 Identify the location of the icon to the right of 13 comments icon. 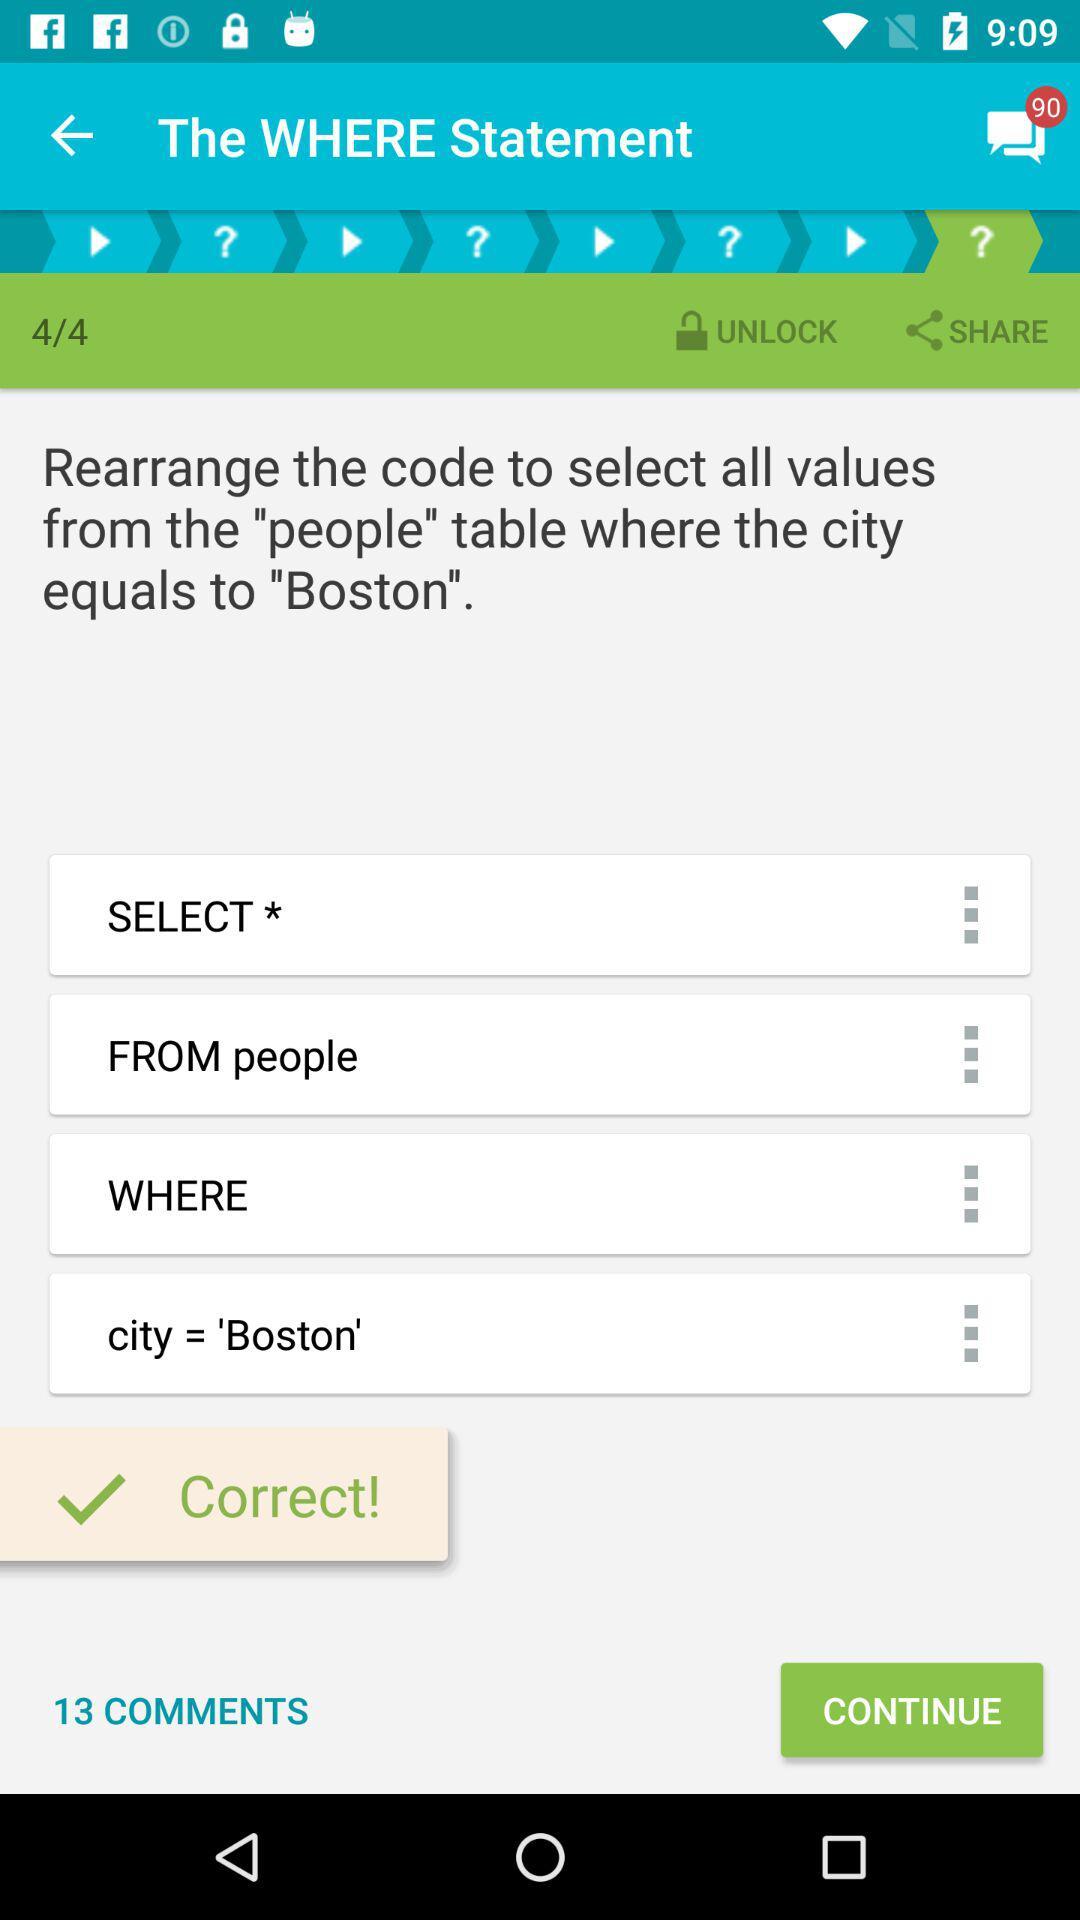
(911, 1708).